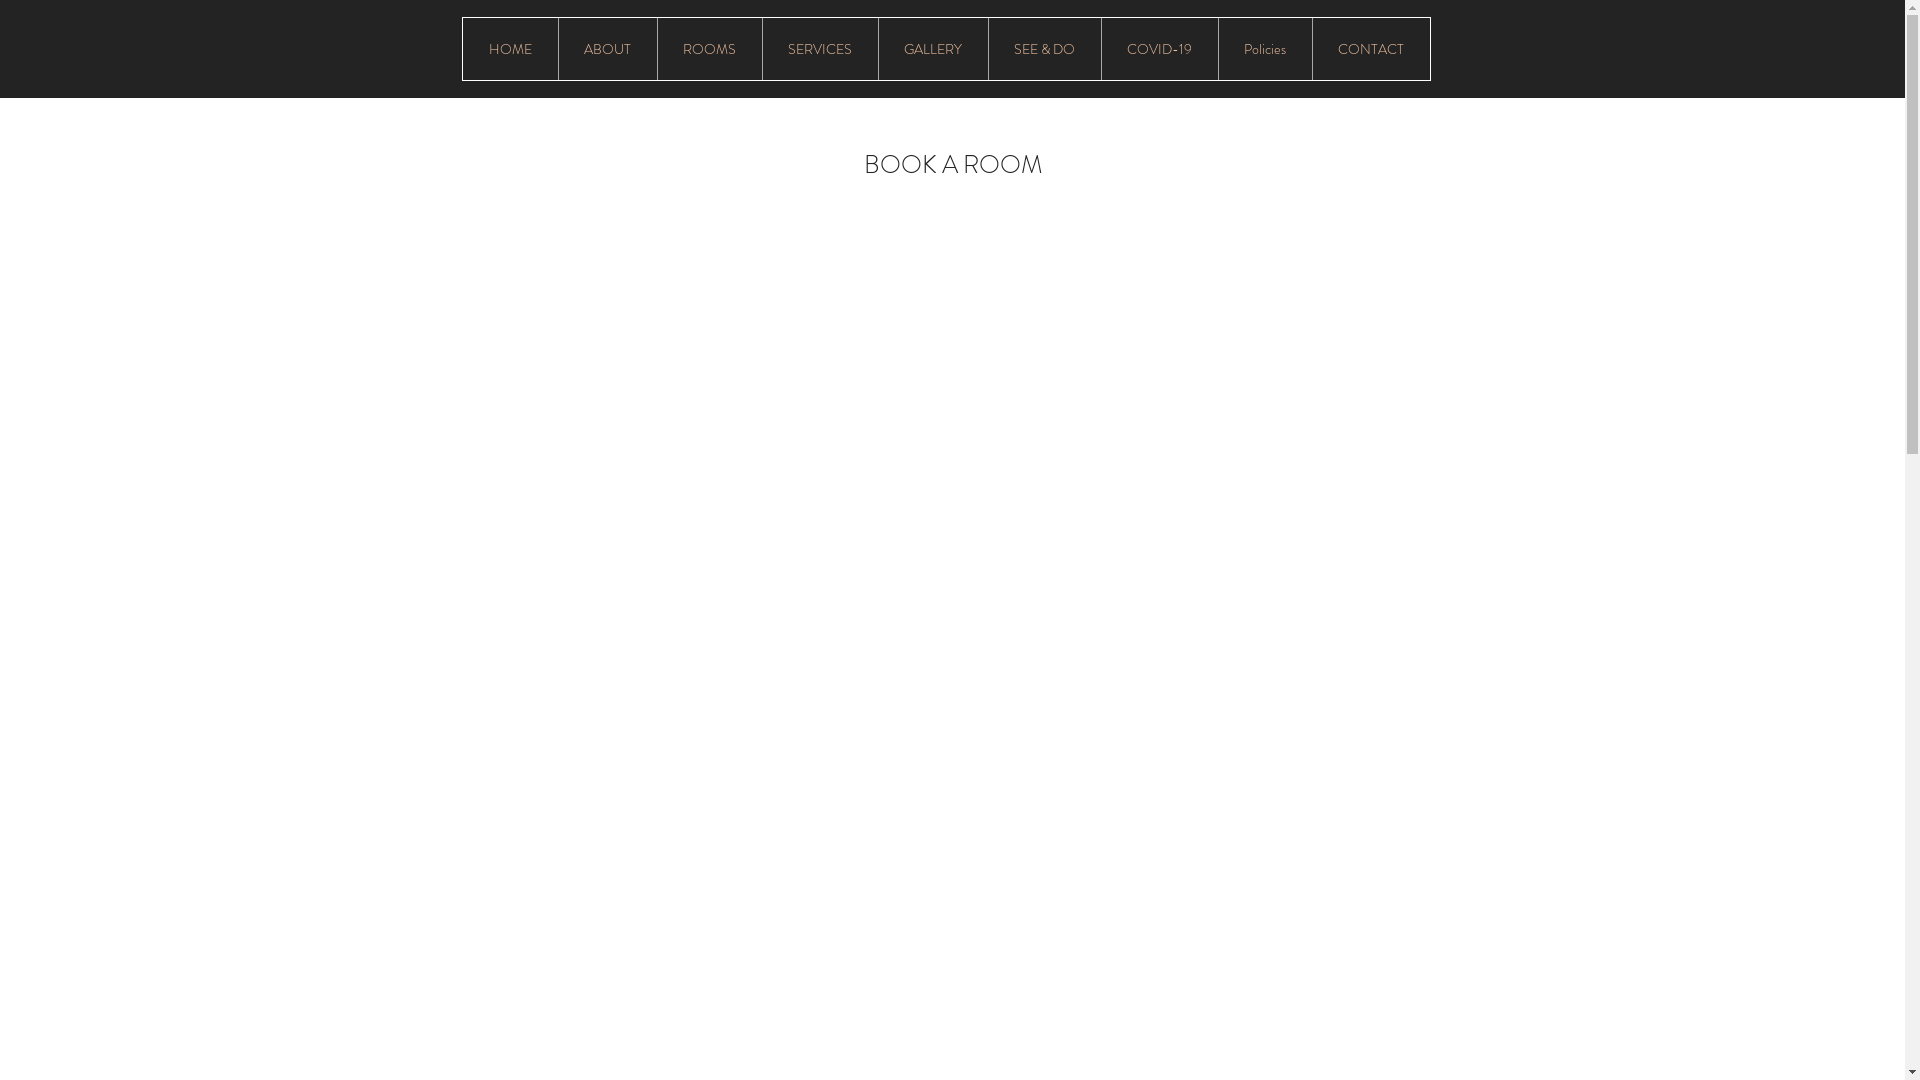 This screenshot has width=1920, height=1080. Describe the element at coordinates (988, 48) in the screenshot. I see `'SEE & DO'` at that location.